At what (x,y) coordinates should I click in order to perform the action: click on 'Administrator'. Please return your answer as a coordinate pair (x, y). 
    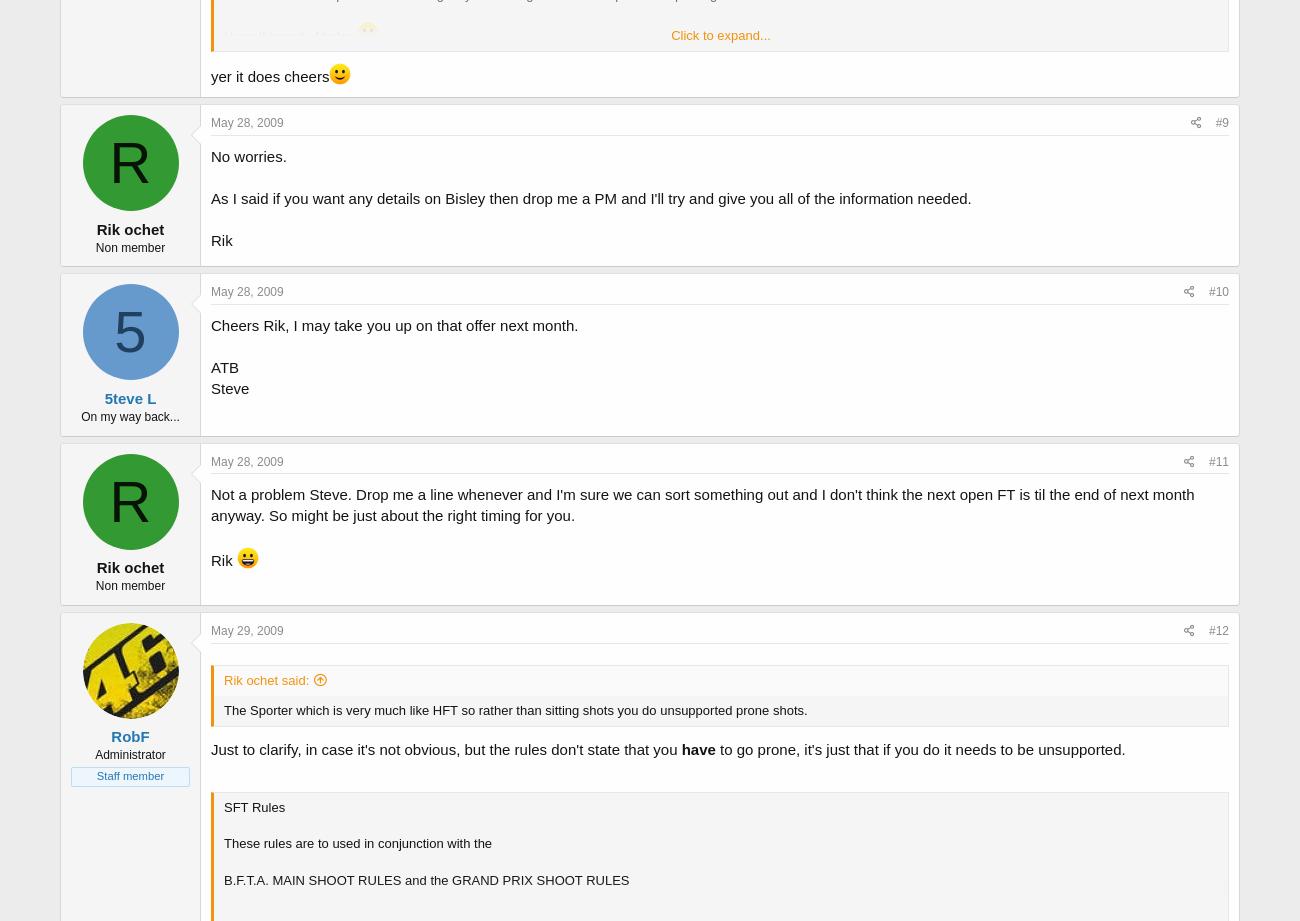
    Looking at the image, I should click on (129, 755).